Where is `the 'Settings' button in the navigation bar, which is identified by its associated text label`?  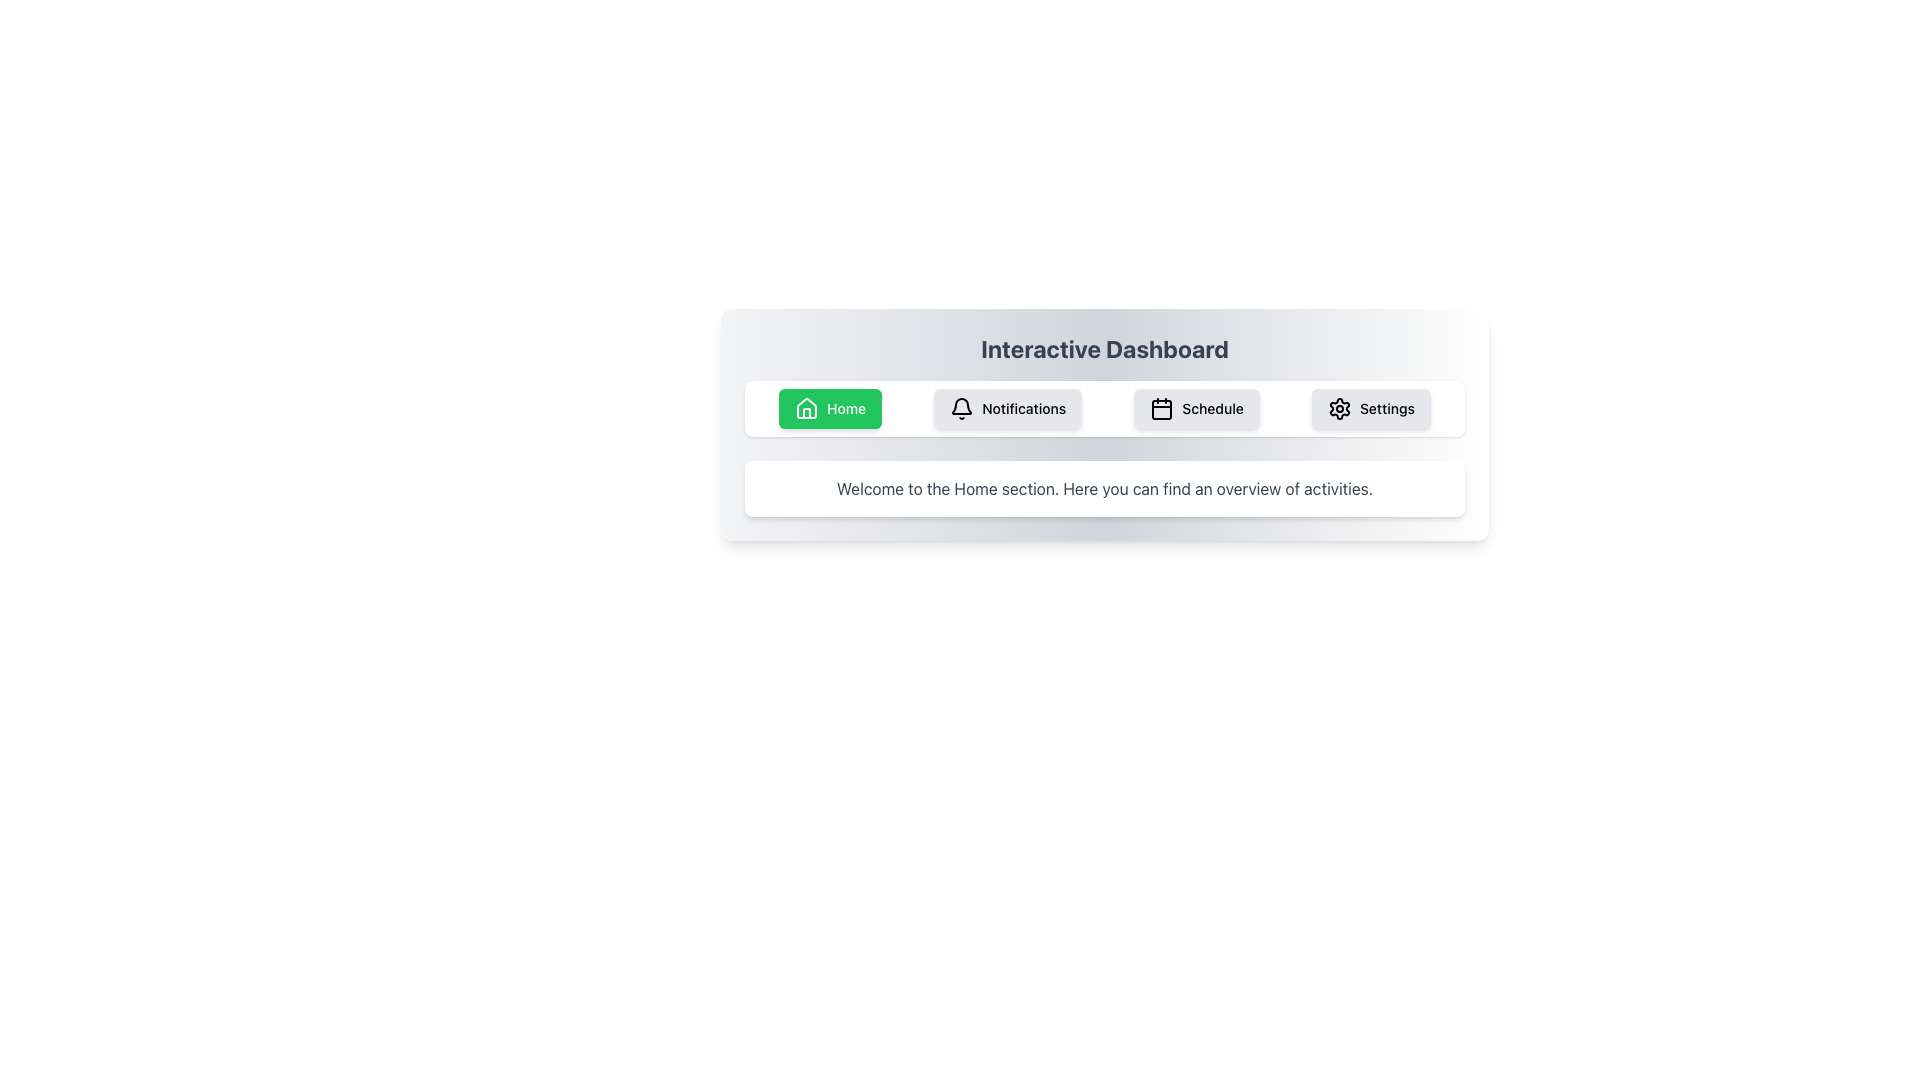
the 'Settings' button in the navigation bar, which is identified by its associated text label is located at coordinates (1386, 407).